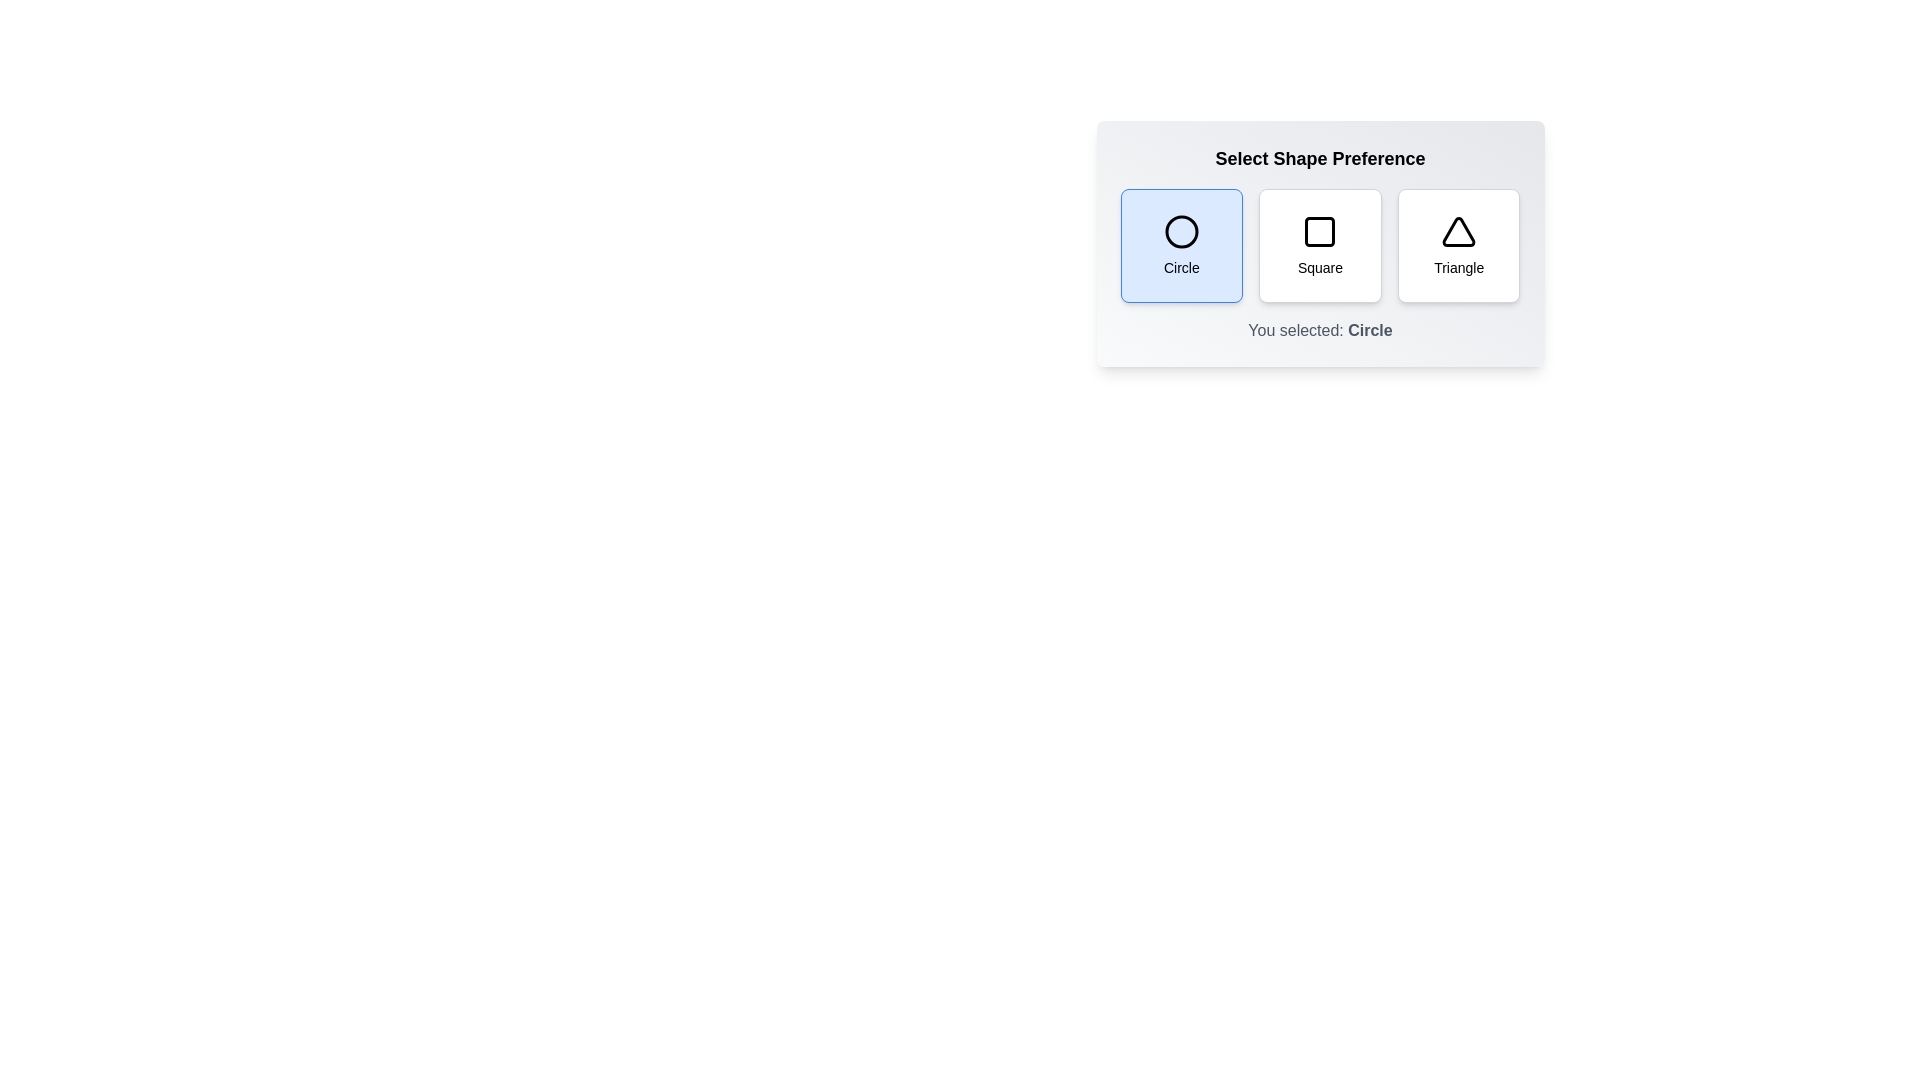  Describe the element at coordinates (1320, 245) in the screenshot. I see `the shape Square by clicking on its corresponding button` at that location.